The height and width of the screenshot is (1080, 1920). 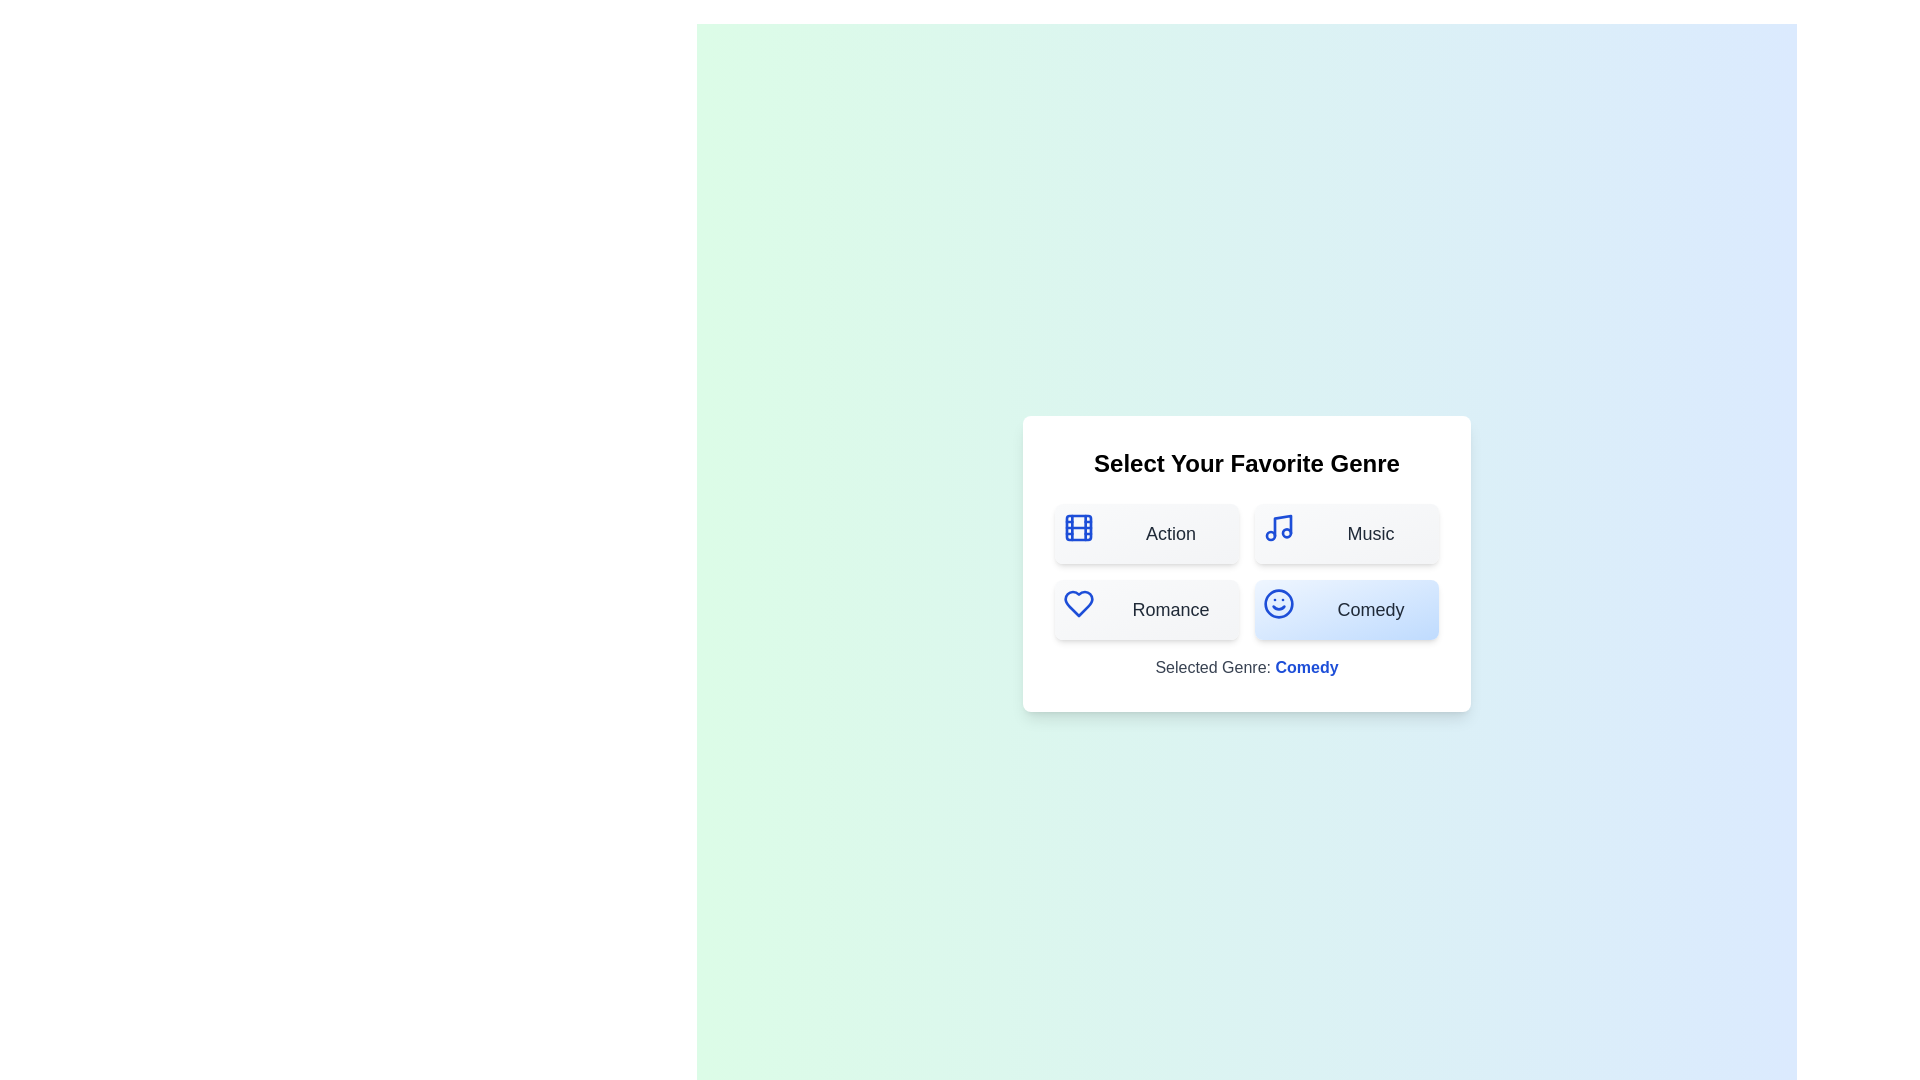 I want to click on the circular blue icon with a smiling face and red nose located in the Comedy button panel at the bottom-right of the genre selection options, so click(x=1277, y=603).